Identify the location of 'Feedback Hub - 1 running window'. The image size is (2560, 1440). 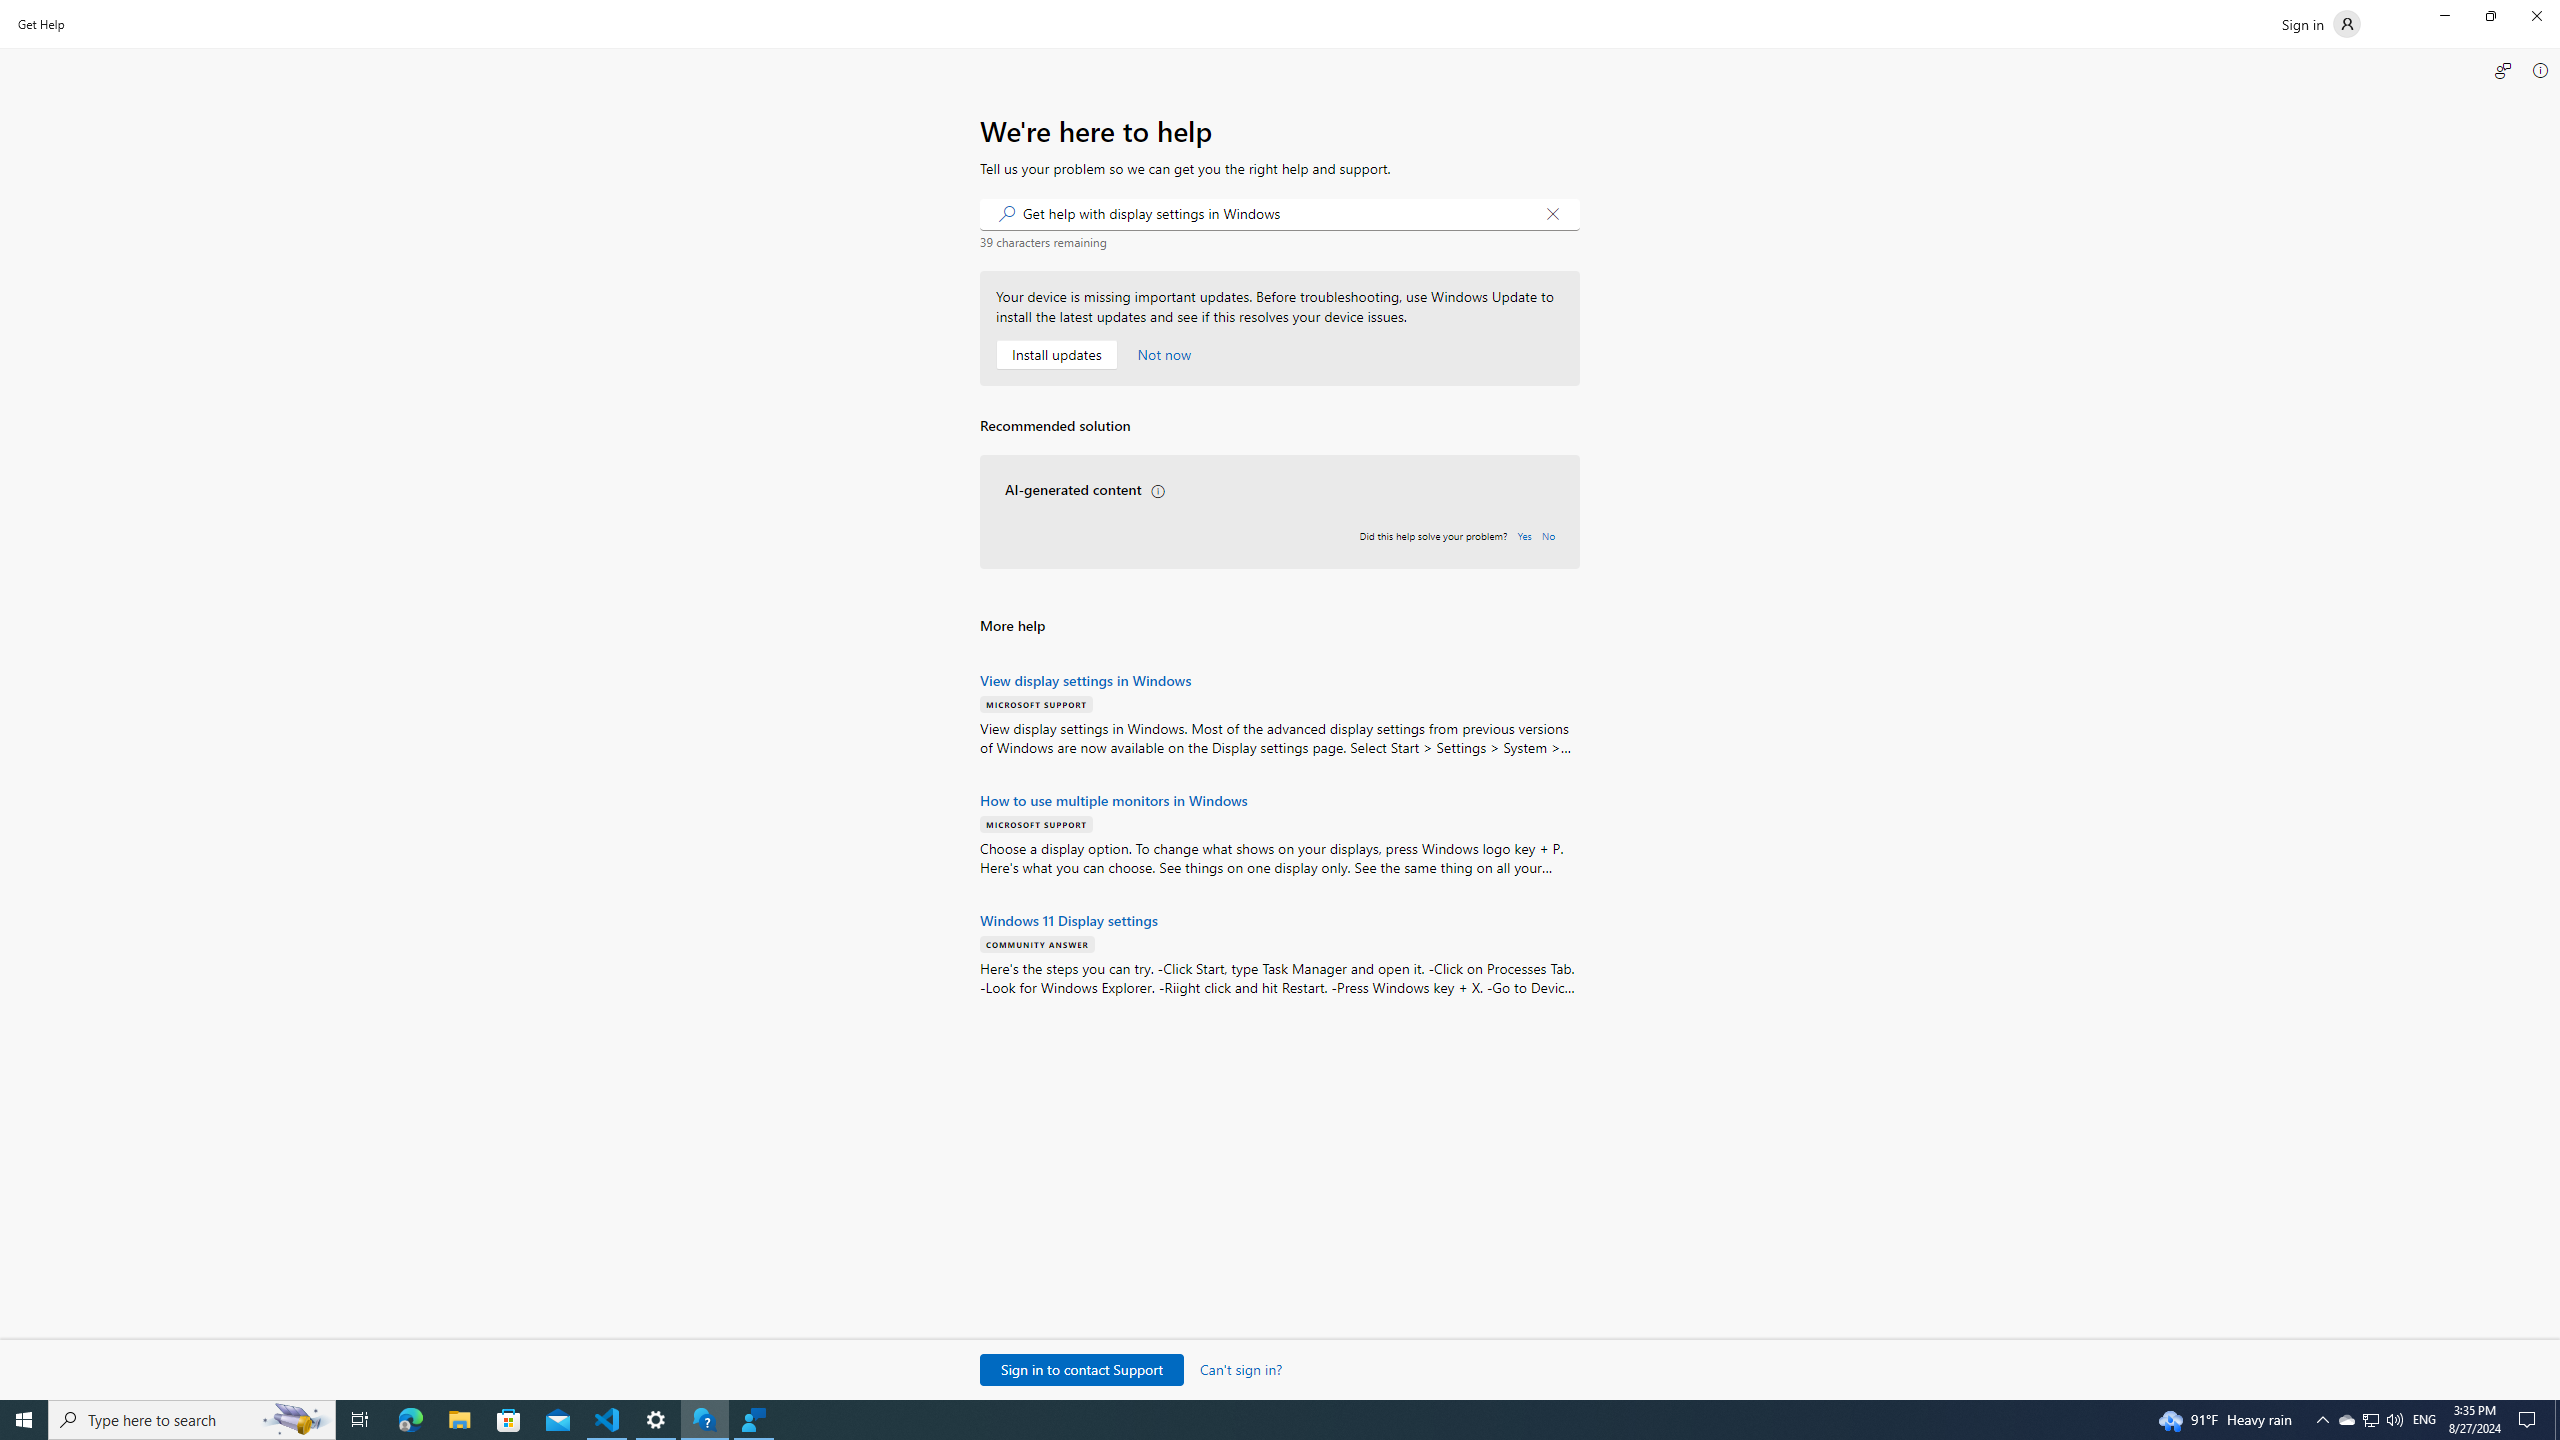
(753, 1418).